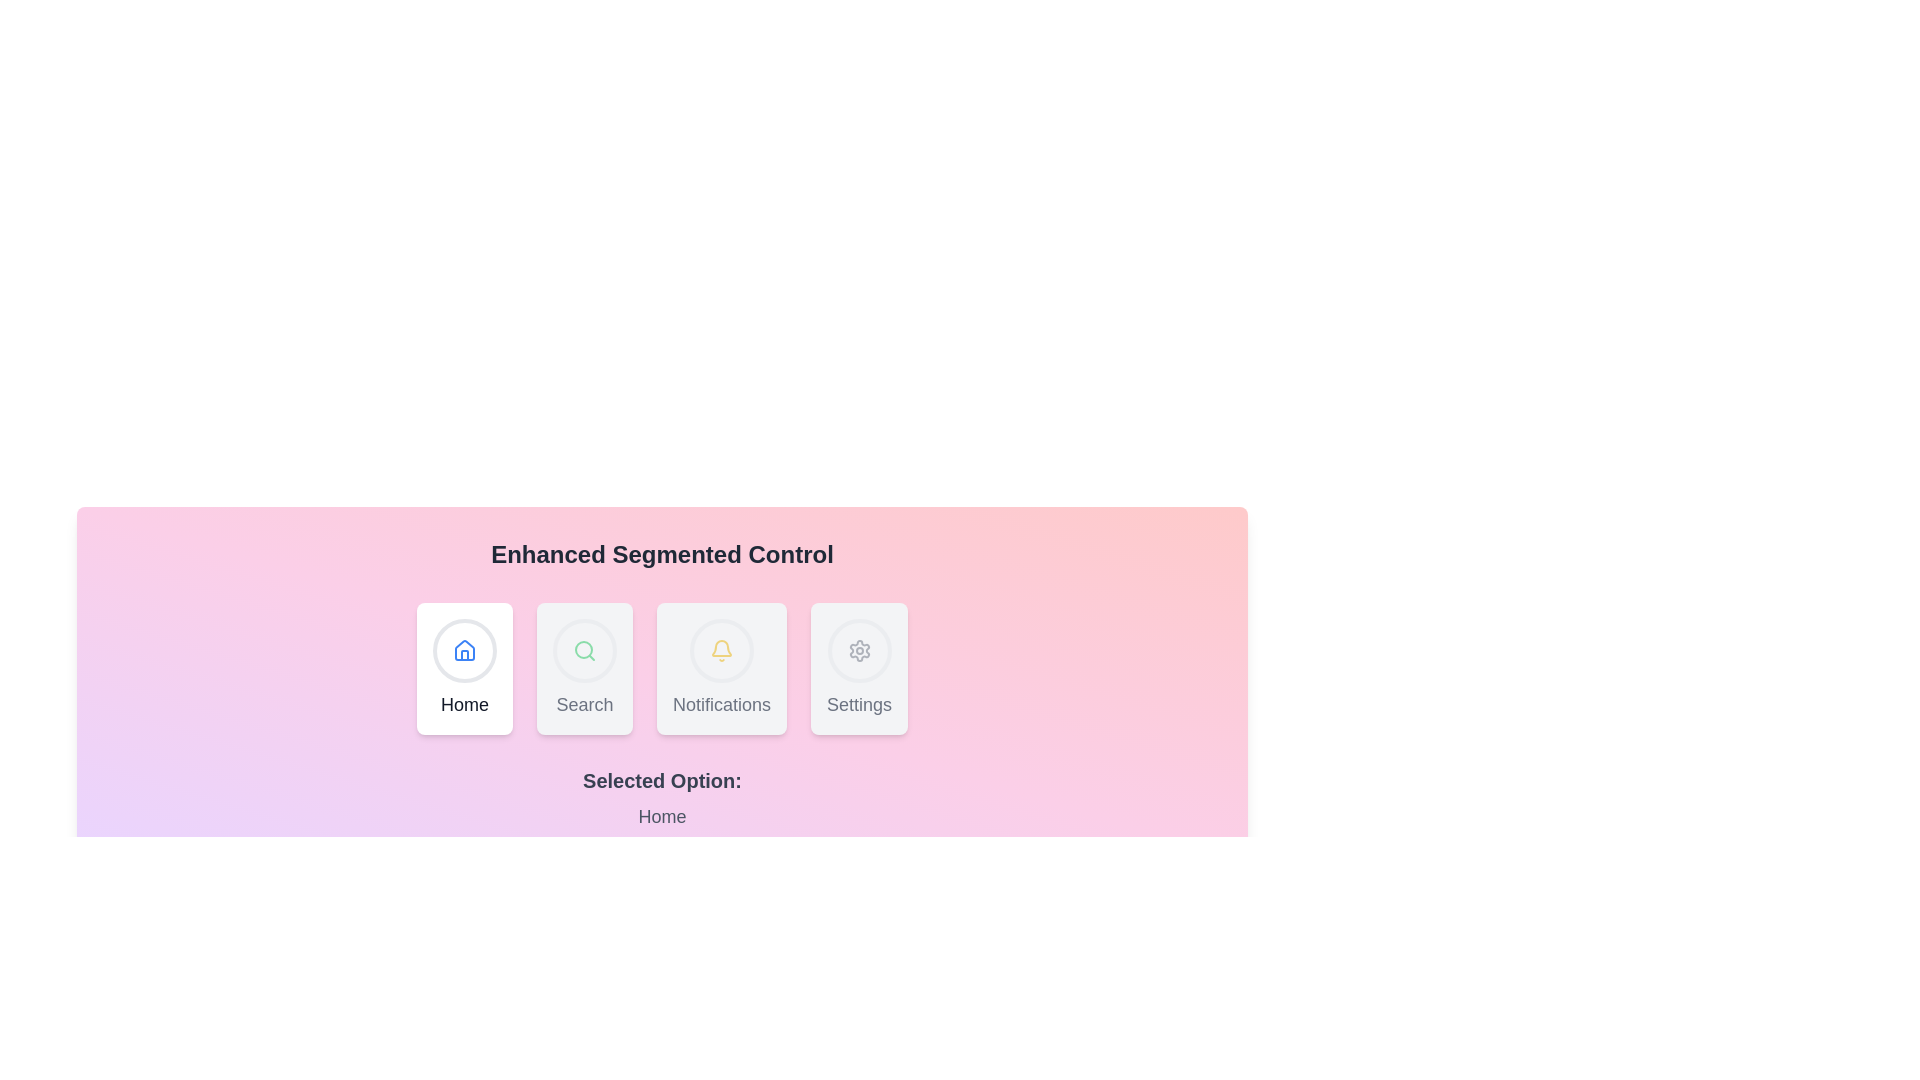 The height and width of the screenshot is (1080, 1920). I want to click on the 'Home' icon in the segmented control group, which is the first button in a horizontal arrangement labeled 'Home', so click(464, 651).